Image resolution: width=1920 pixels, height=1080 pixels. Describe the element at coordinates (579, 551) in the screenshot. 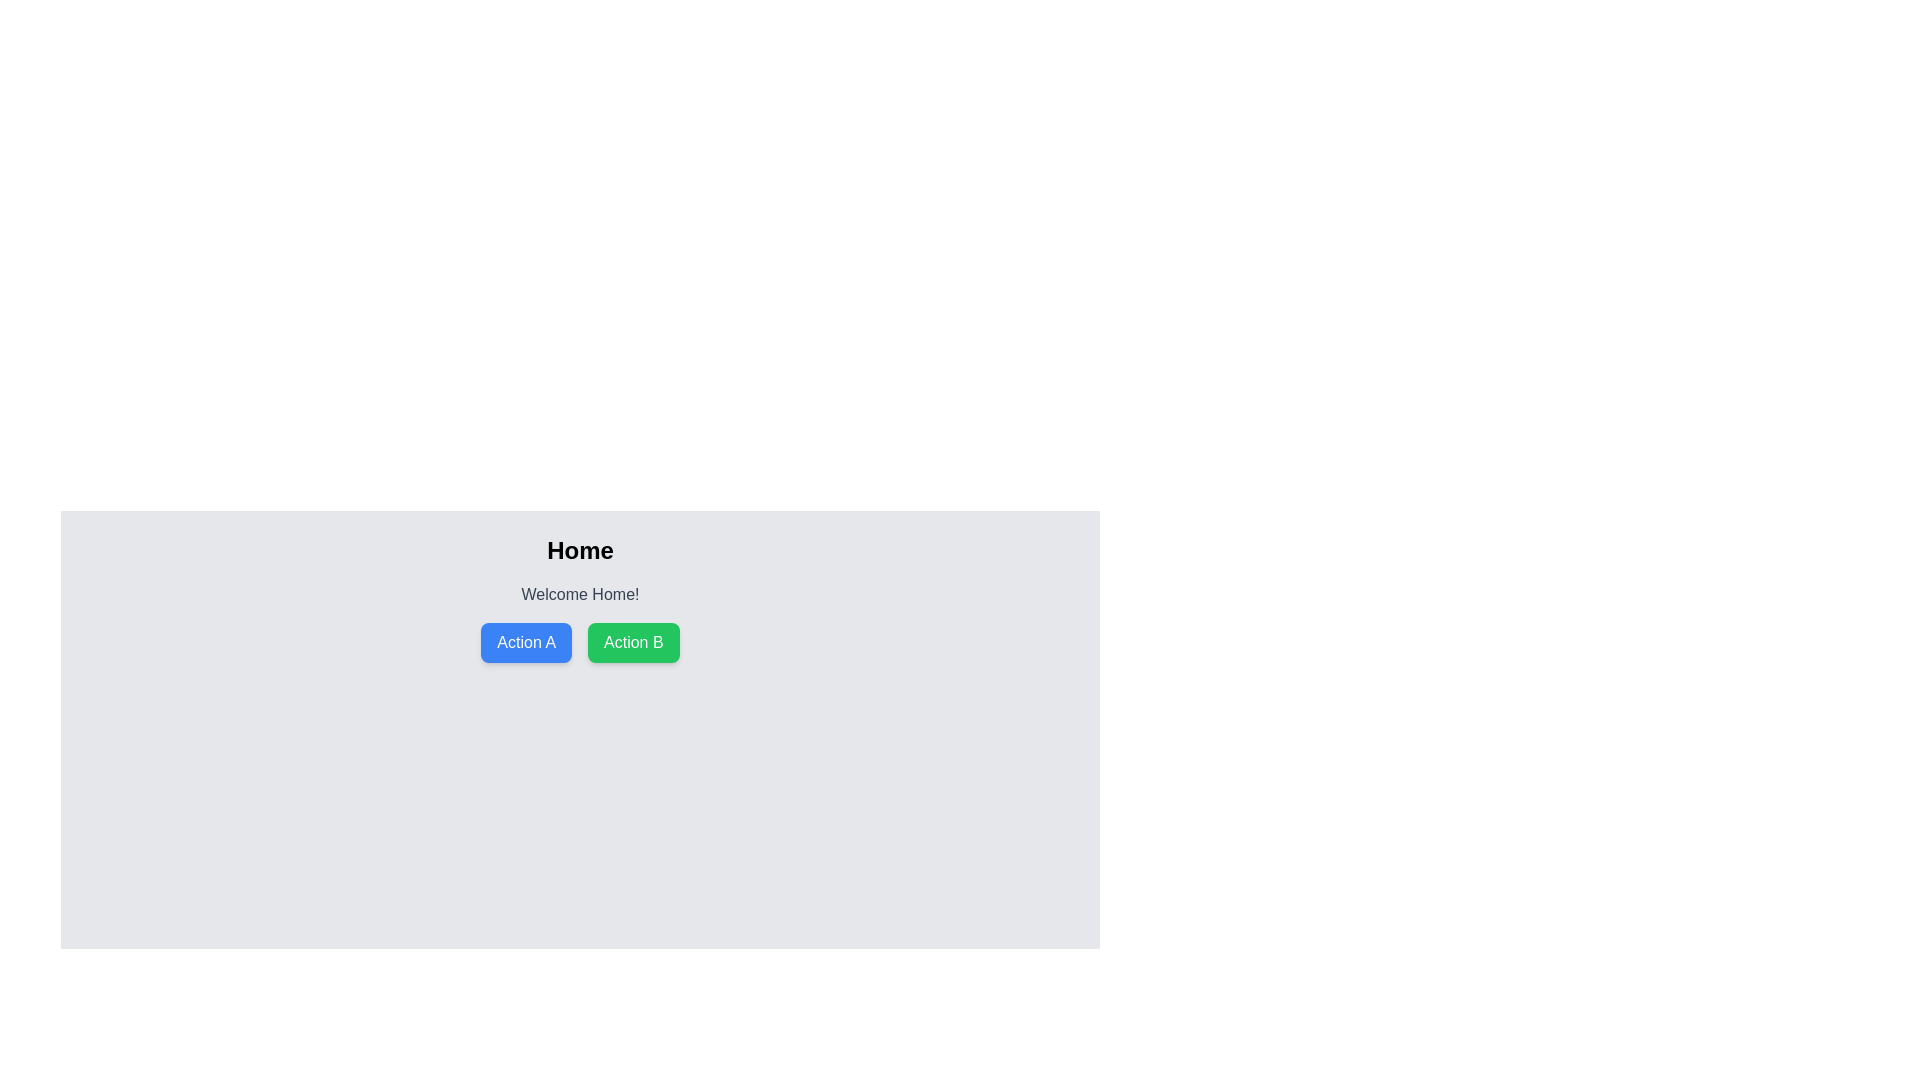

I see `the bold and enlarged 'Home' heading element, which is centered within a light gray background and positioned above the text 'Welcome Home!'` at that location.